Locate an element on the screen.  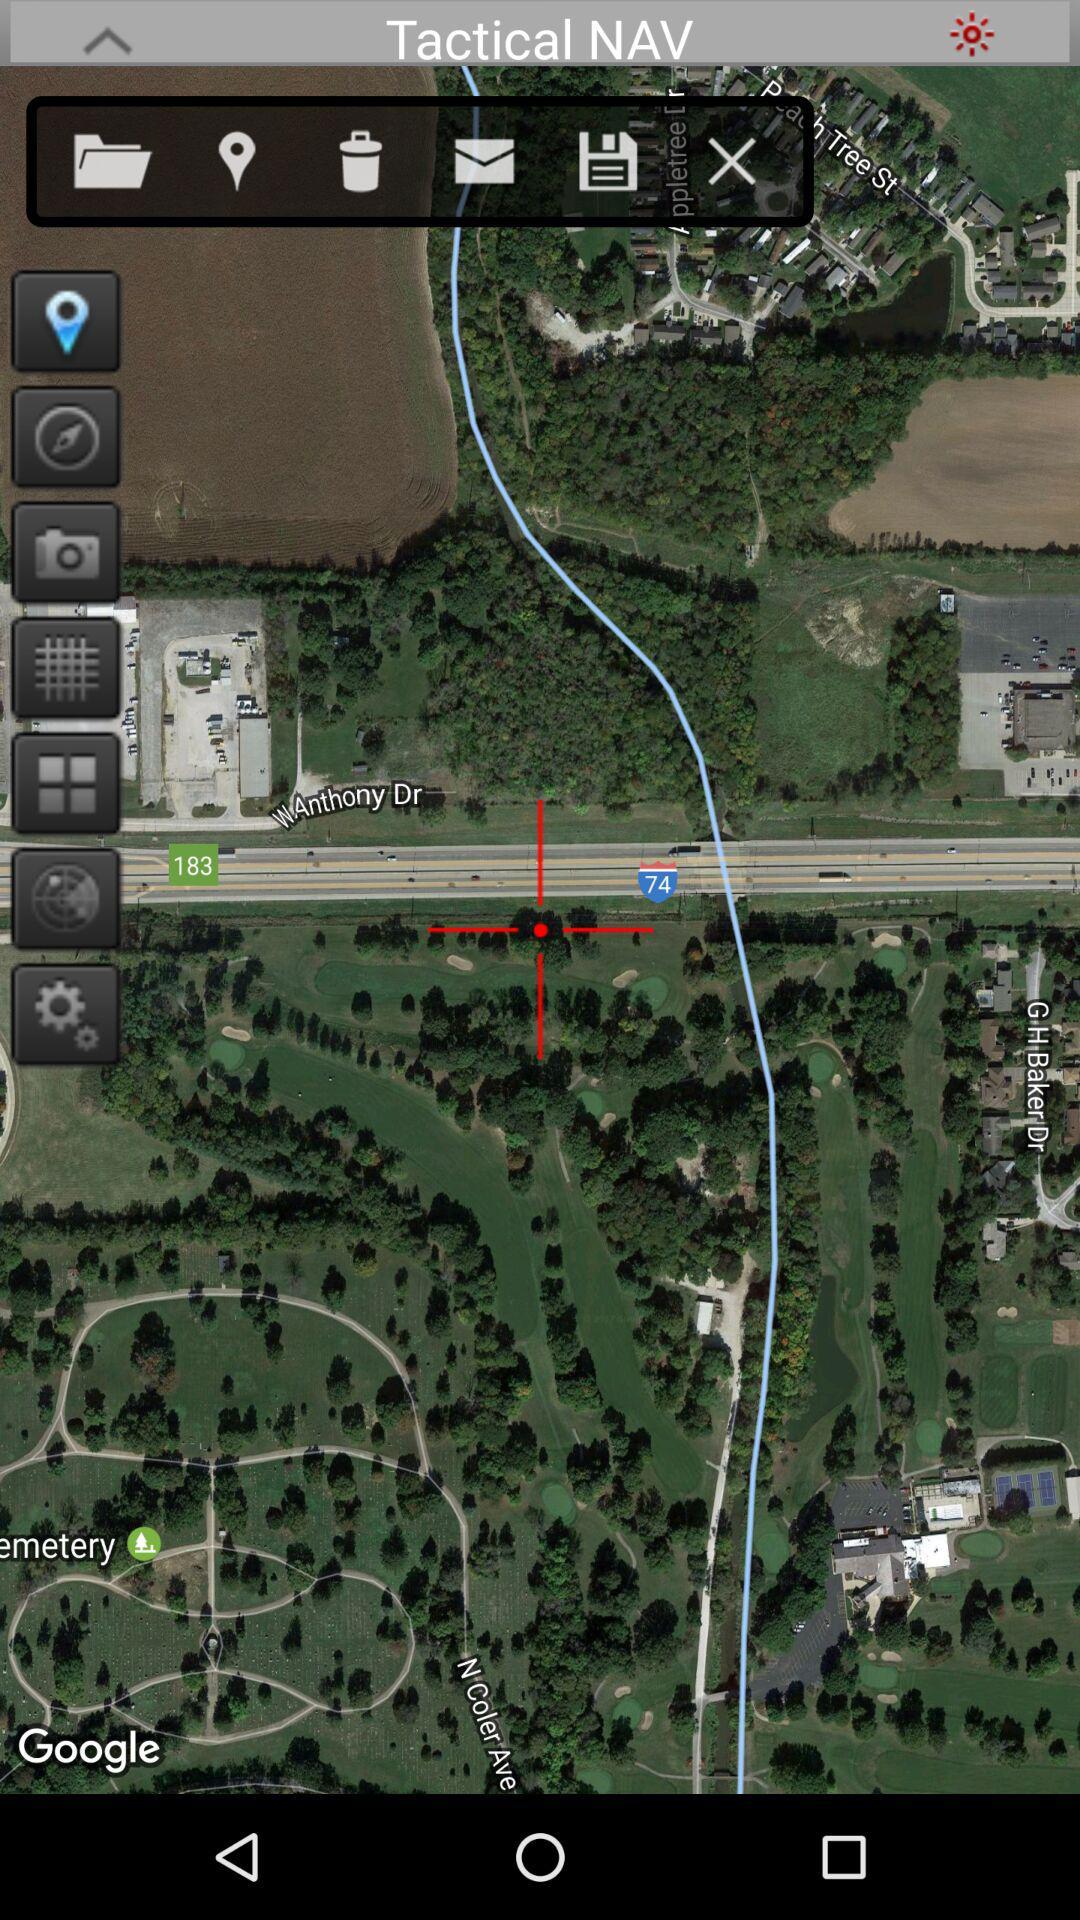
open files is located at coordinates (133, 156).